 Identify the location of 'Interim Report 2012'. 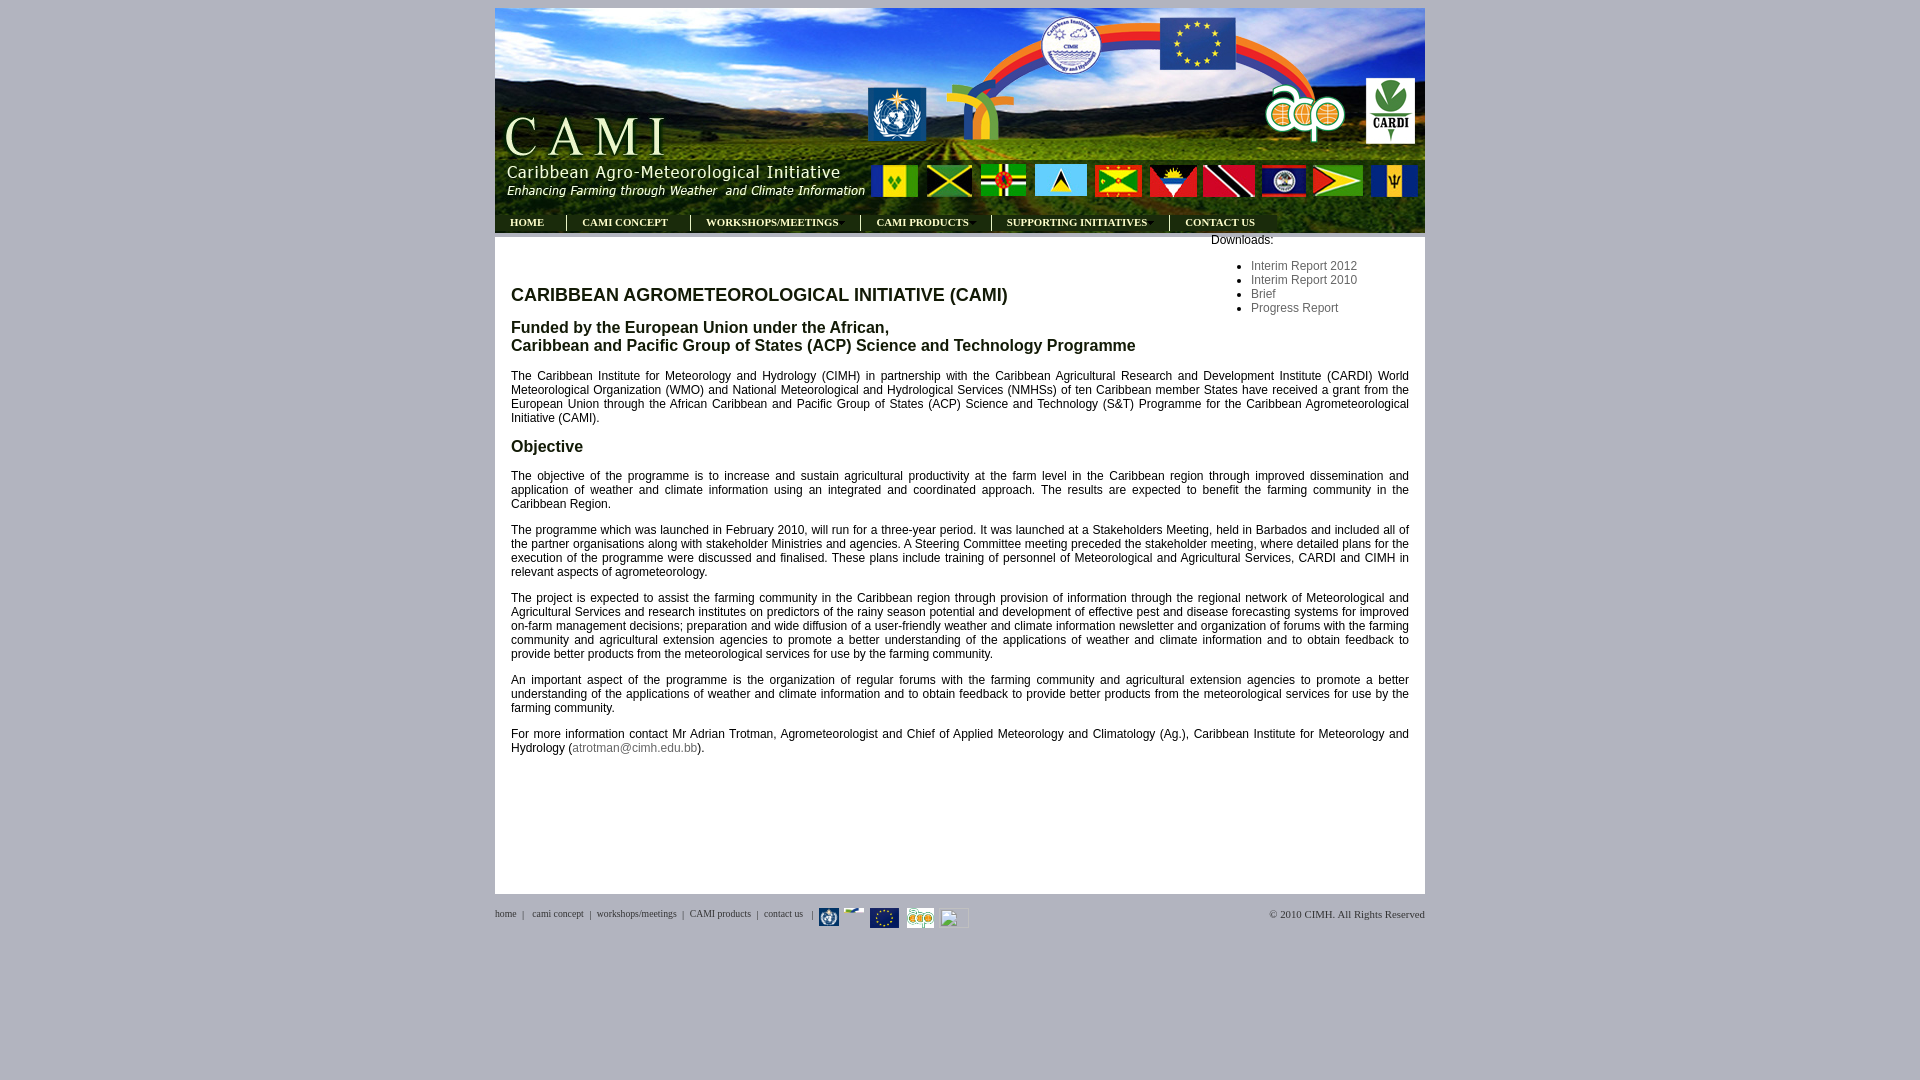
(1250, 265).